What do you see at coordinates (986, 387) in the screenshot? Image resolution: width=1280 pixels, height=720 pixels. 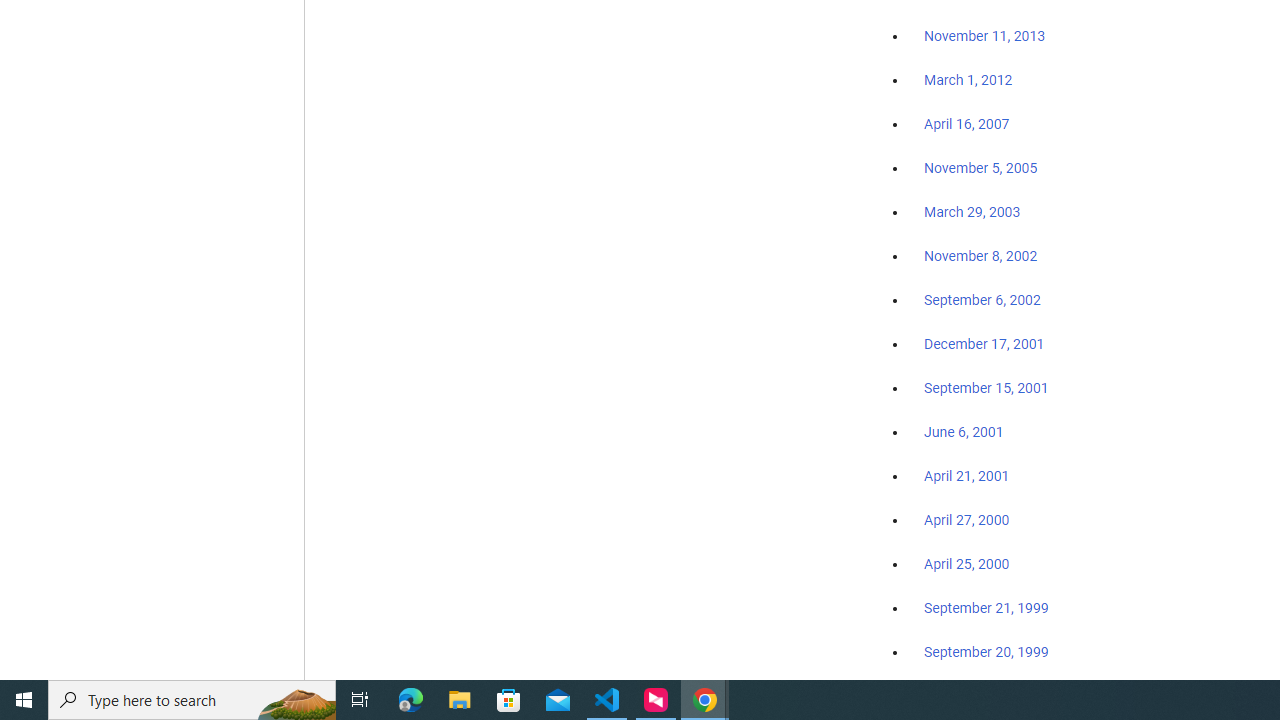 I see `'September 15, 2001'` at bounding box center [986, 387].